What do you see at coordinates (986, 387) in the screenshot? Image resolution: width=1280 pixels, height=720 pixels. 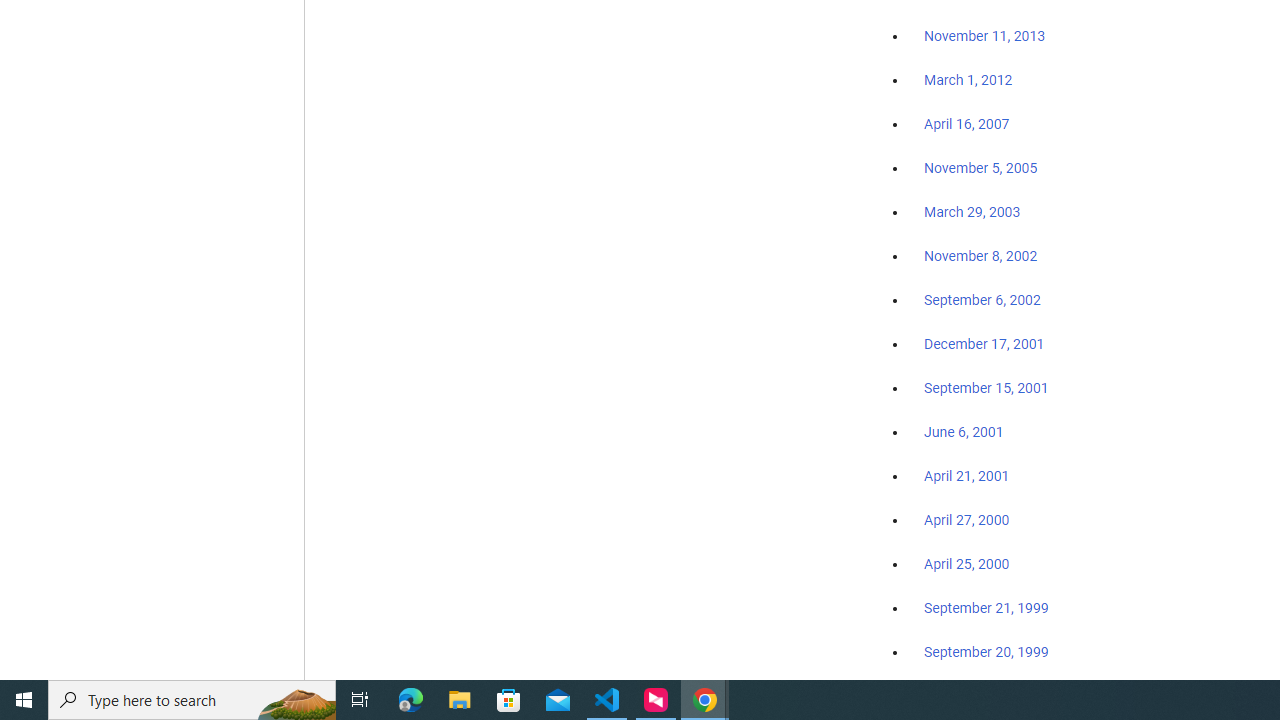 I see `'September 15, 2001'` at bounding box center [986, 387].